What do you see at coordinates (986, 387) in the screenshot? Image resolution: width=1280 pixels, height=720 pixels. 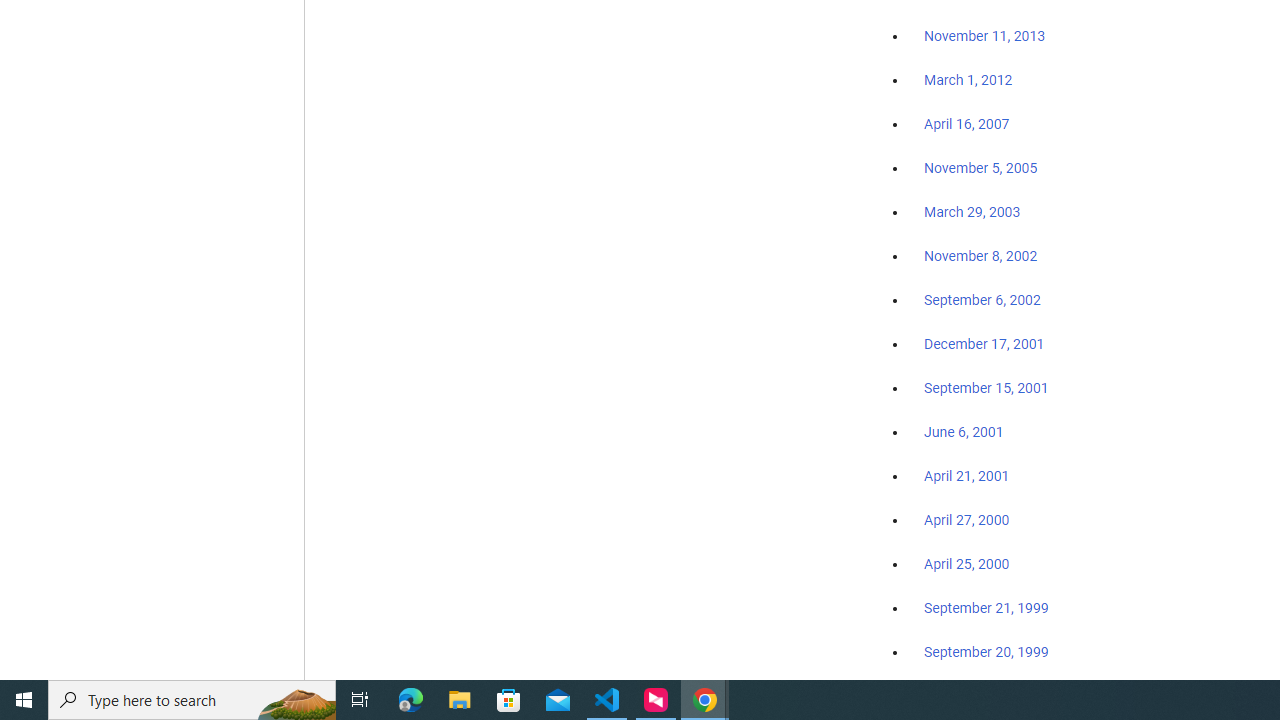 I see `'September 15, 2001'` at bounding box center [986, 387].